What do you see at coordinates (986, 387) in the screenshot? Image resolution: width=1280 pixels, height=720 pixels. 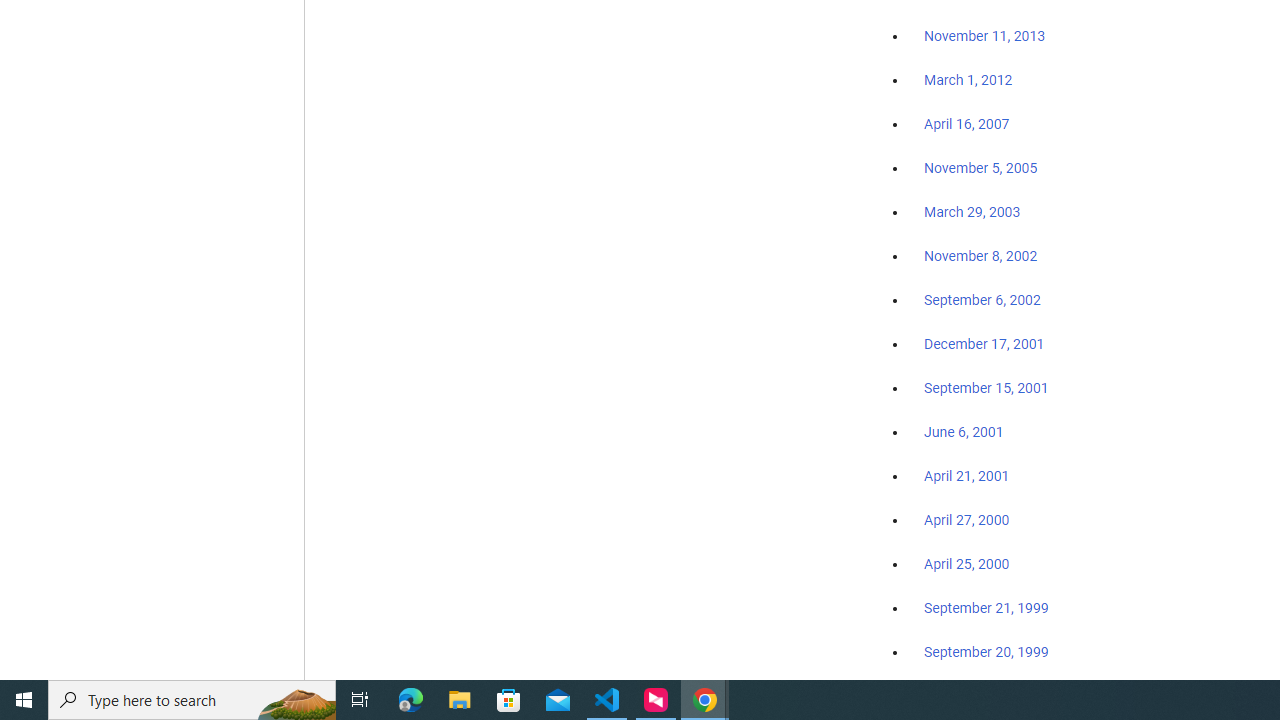 I see `'September 15, 2001'` at bounding box center [986, 387].